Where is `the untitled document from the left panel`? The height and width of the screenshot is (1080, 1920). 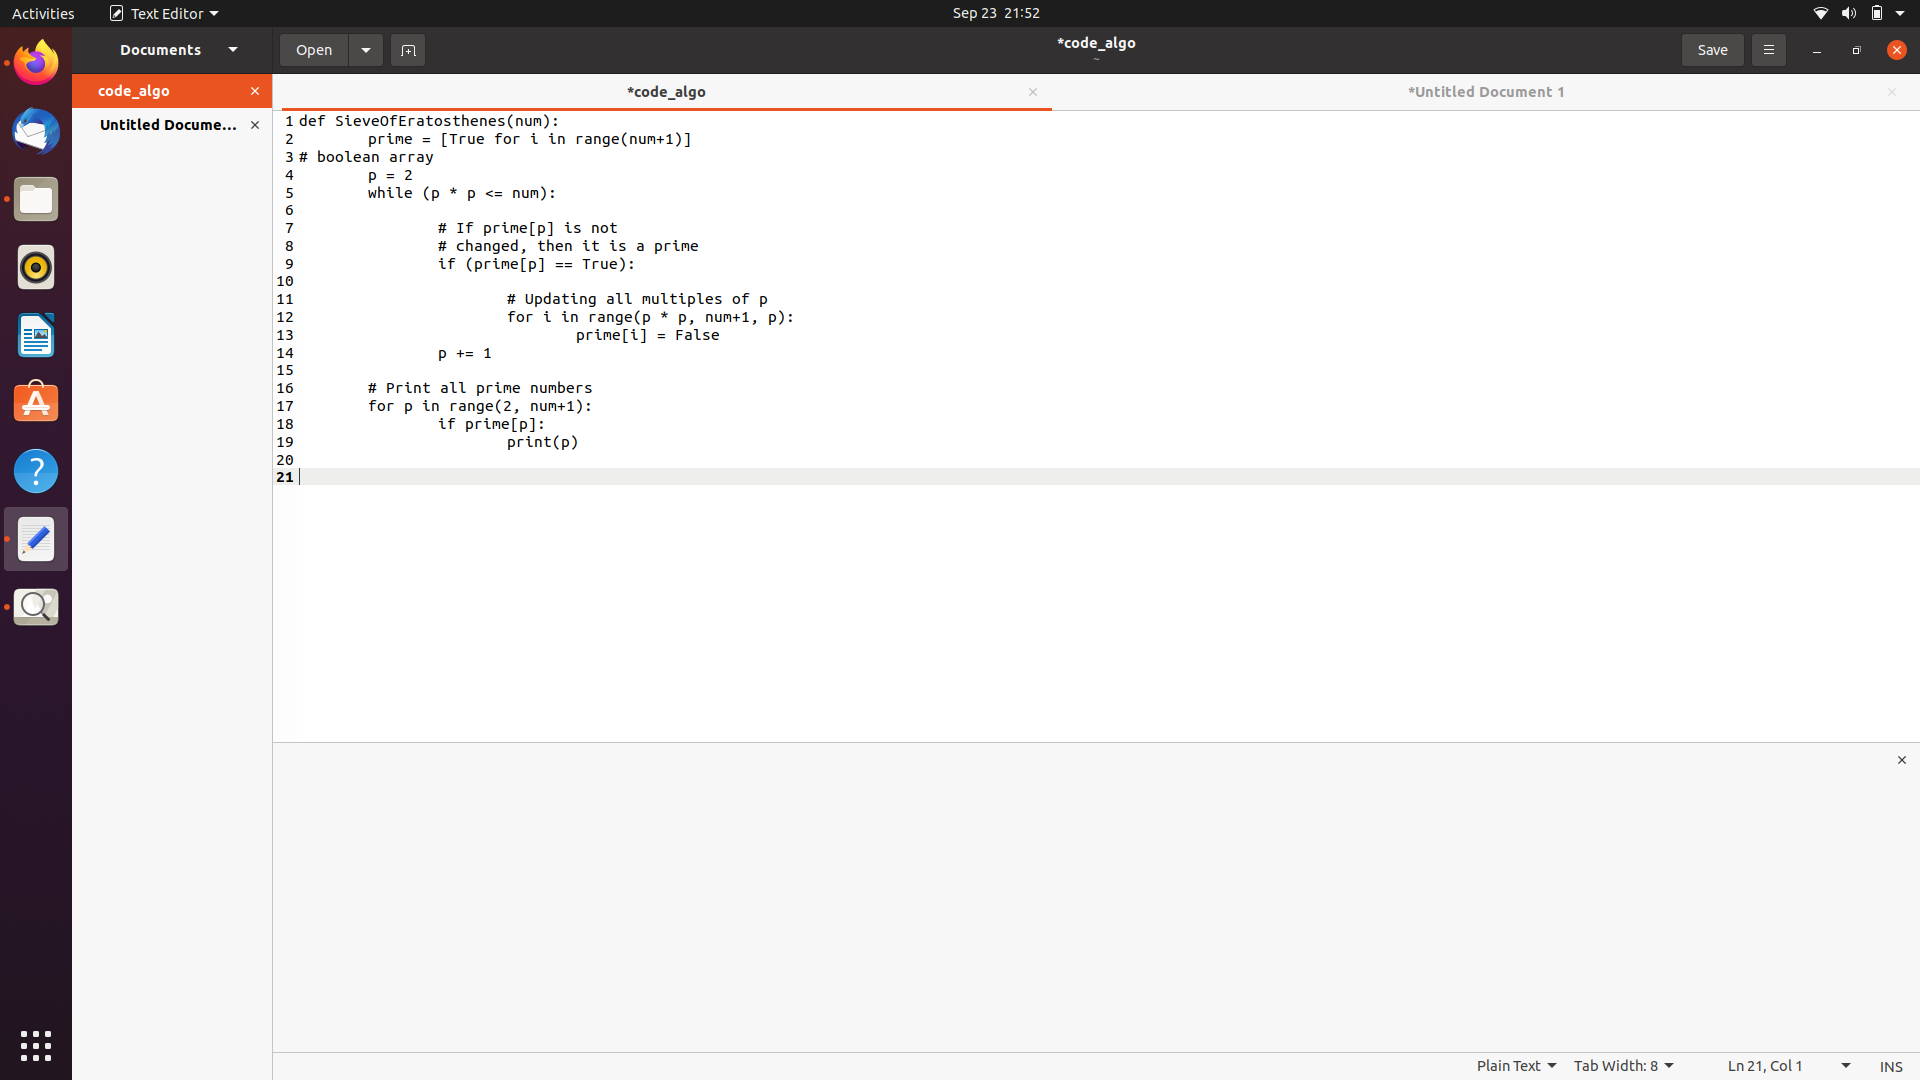 the untitled document from the left panel is located at coordinates (157, 124).